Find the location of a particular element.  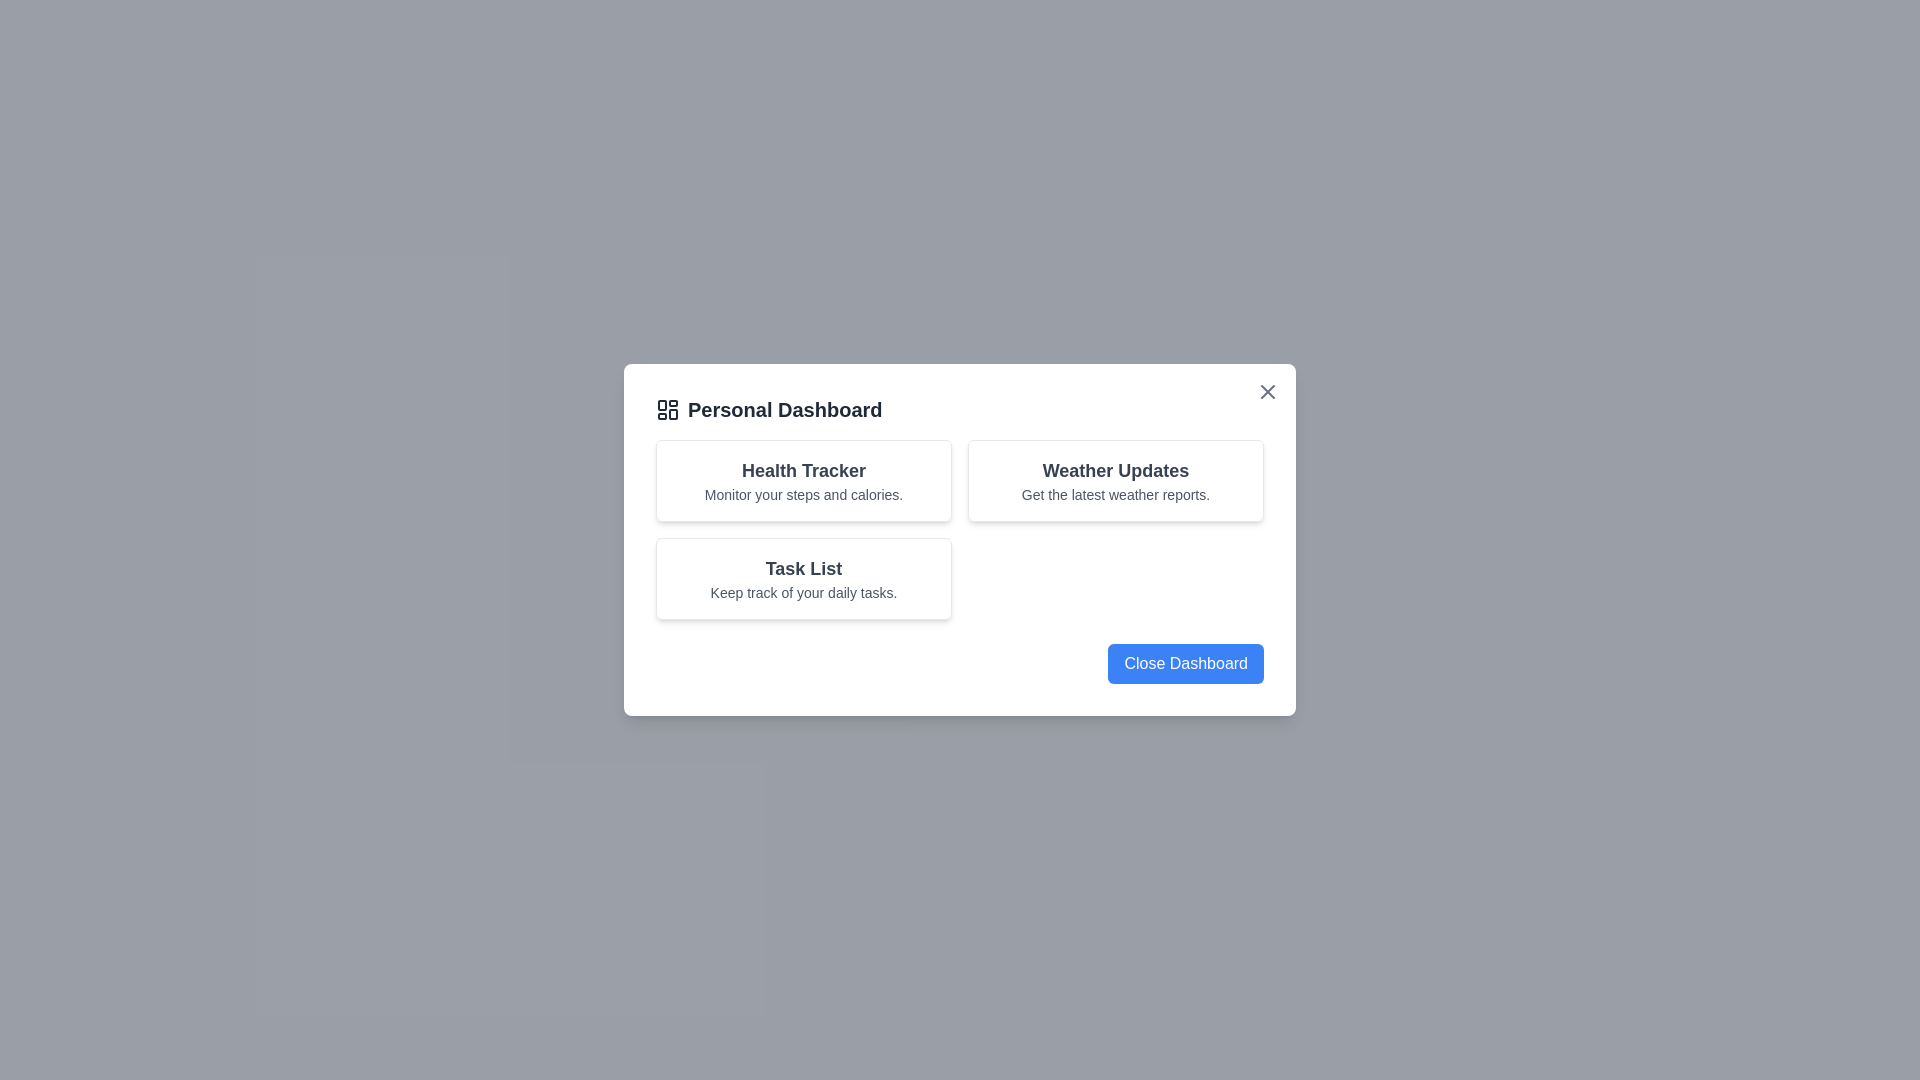

the 'Close Dashboard' button to close the dialog is located at coordinates (1185, 663).